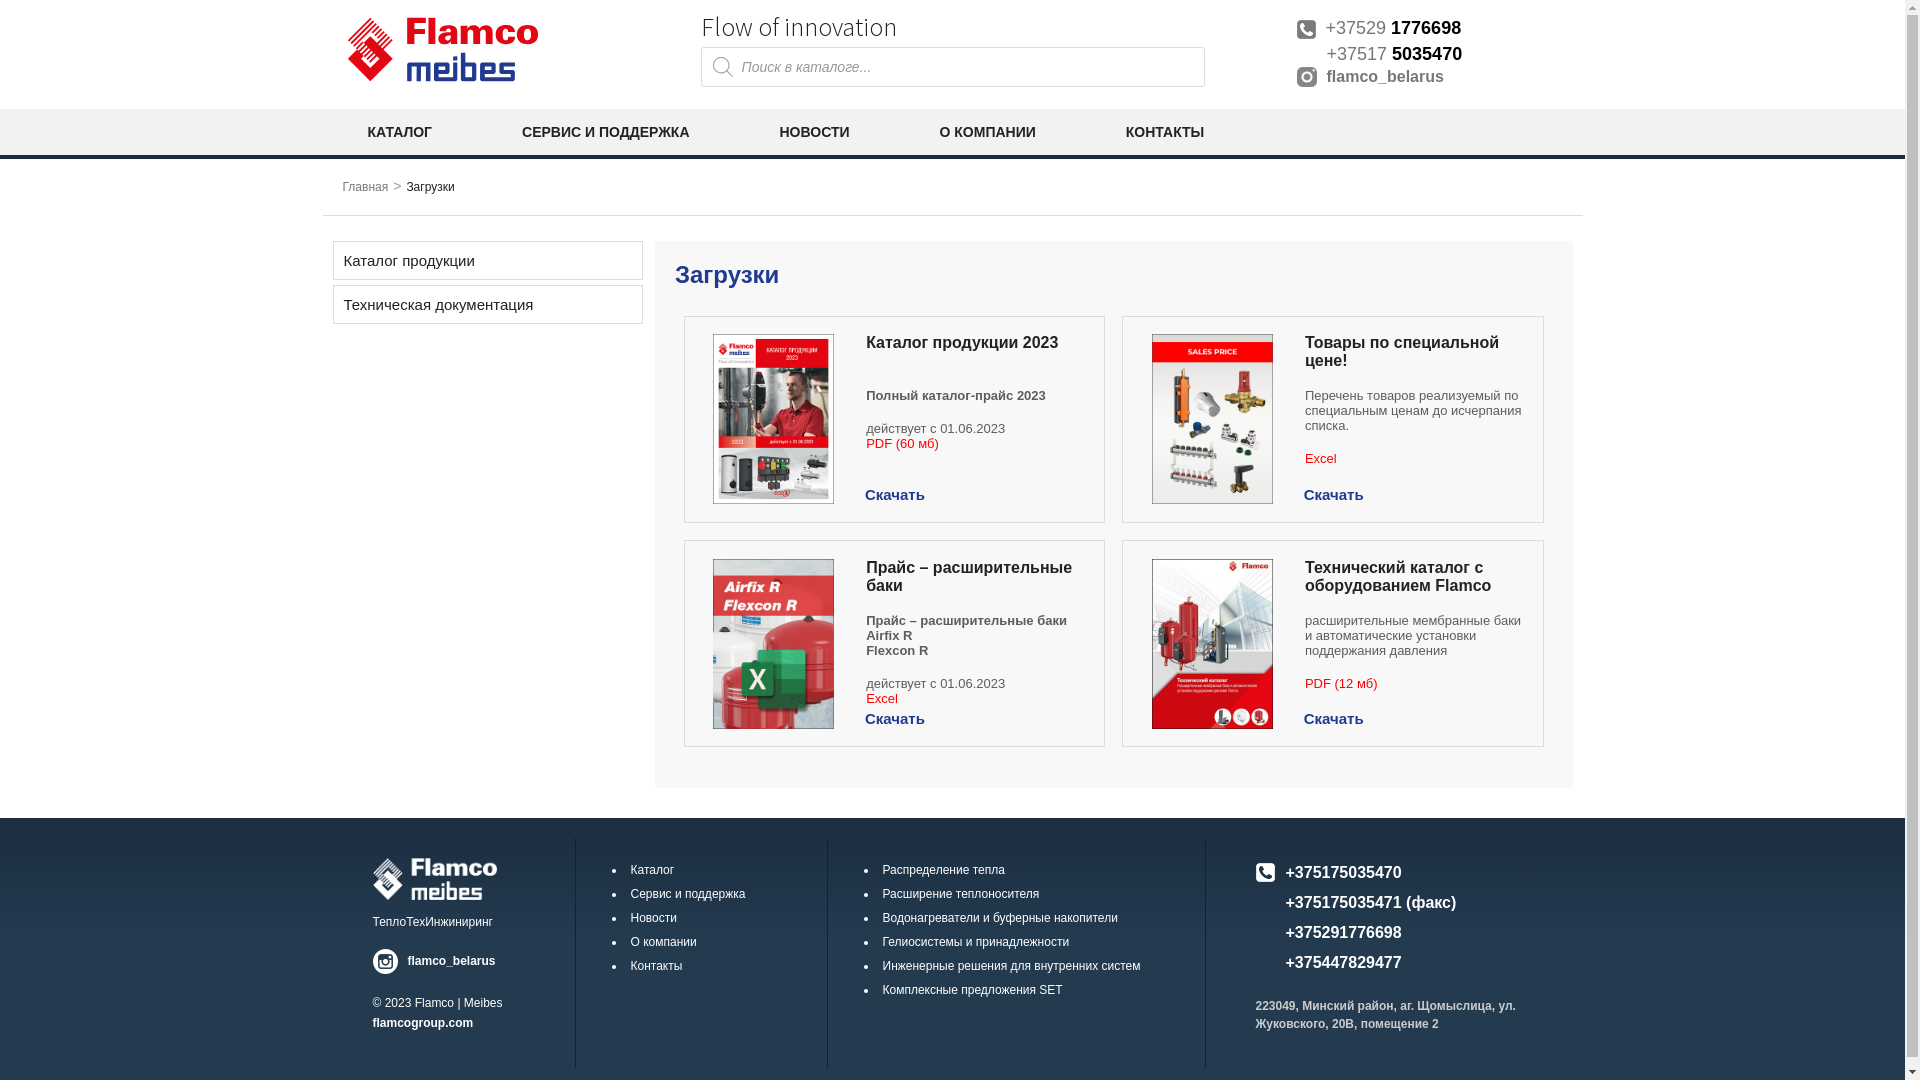 The width and height of the screenshot is (1920, 1080). Describe the element at coordinates (1344, 871) in the screenshot. I see `'+375175035470'` at that location.